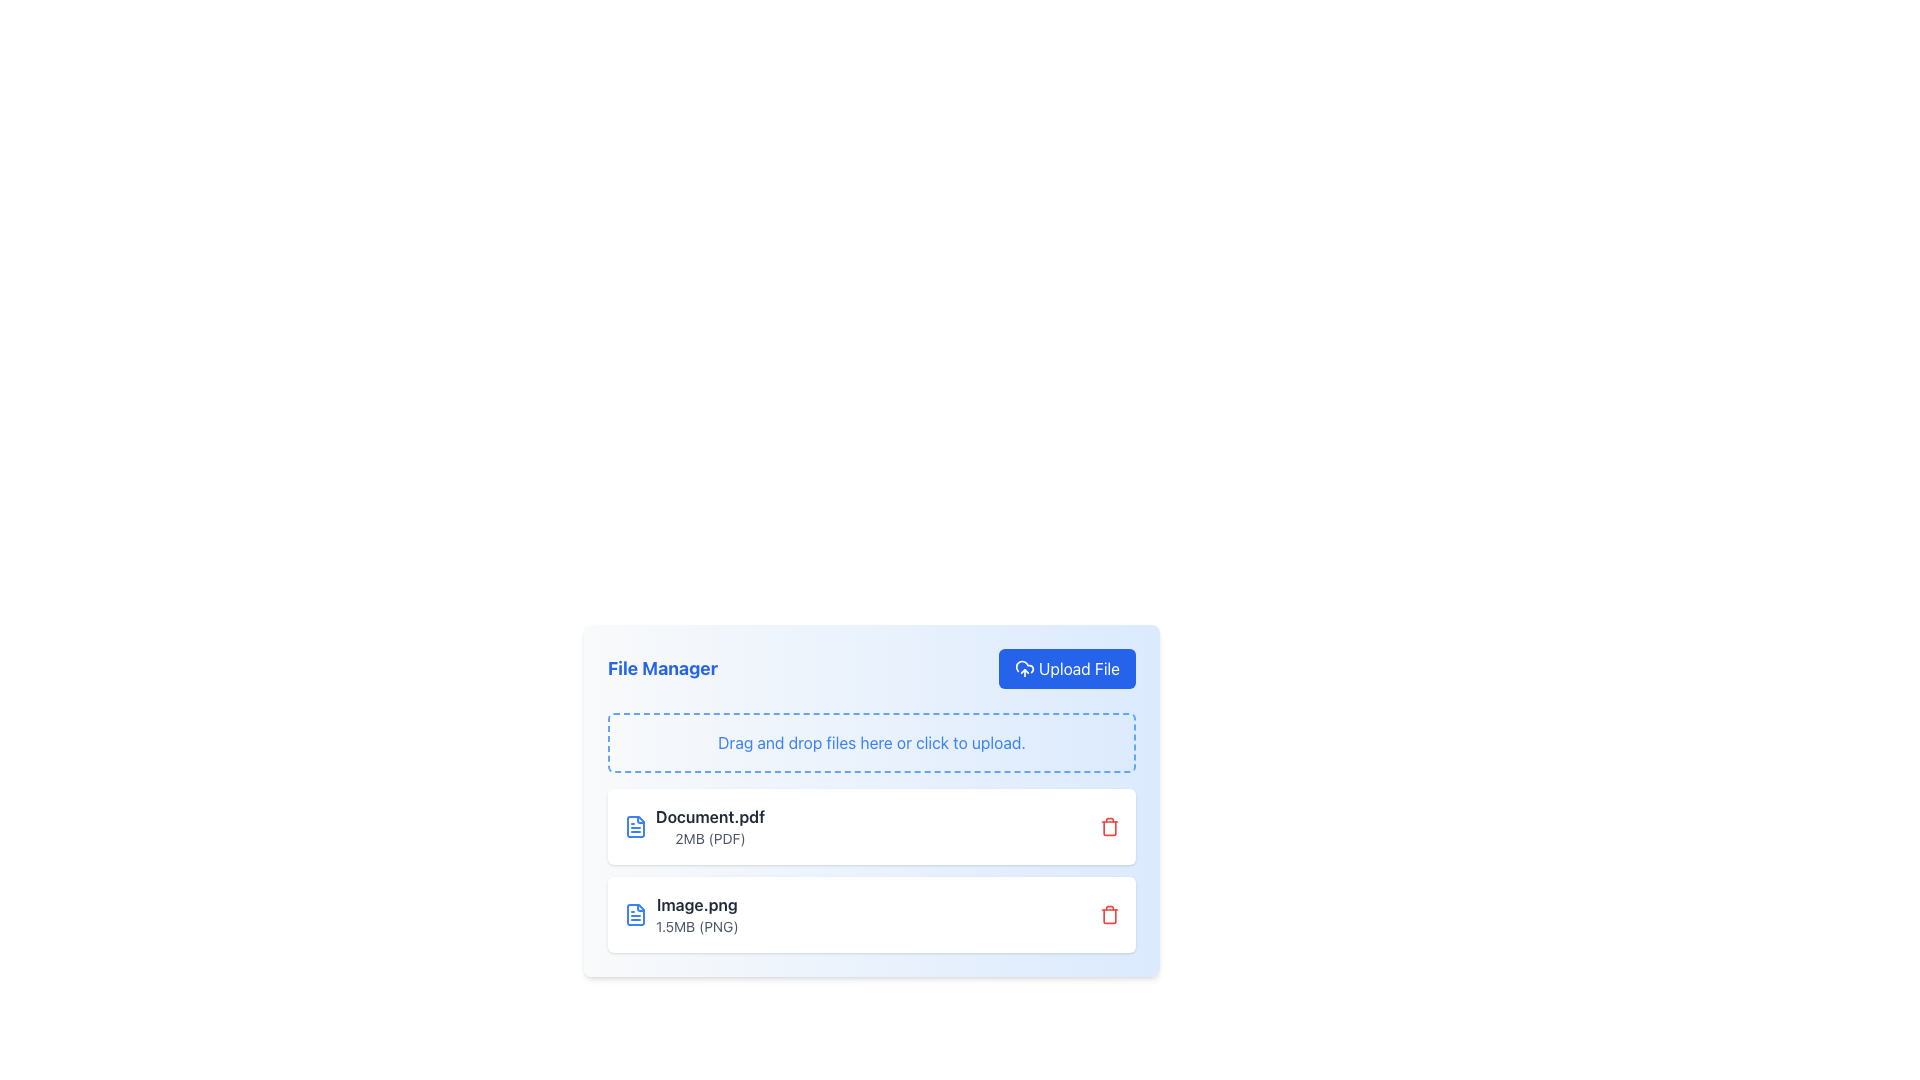 This screenshot has height=1080, width=1920. What do you see at coordinates (1024, 668) in the screenshot?
I see `the cloud upload icon located` at bounding box center [1024, 668].